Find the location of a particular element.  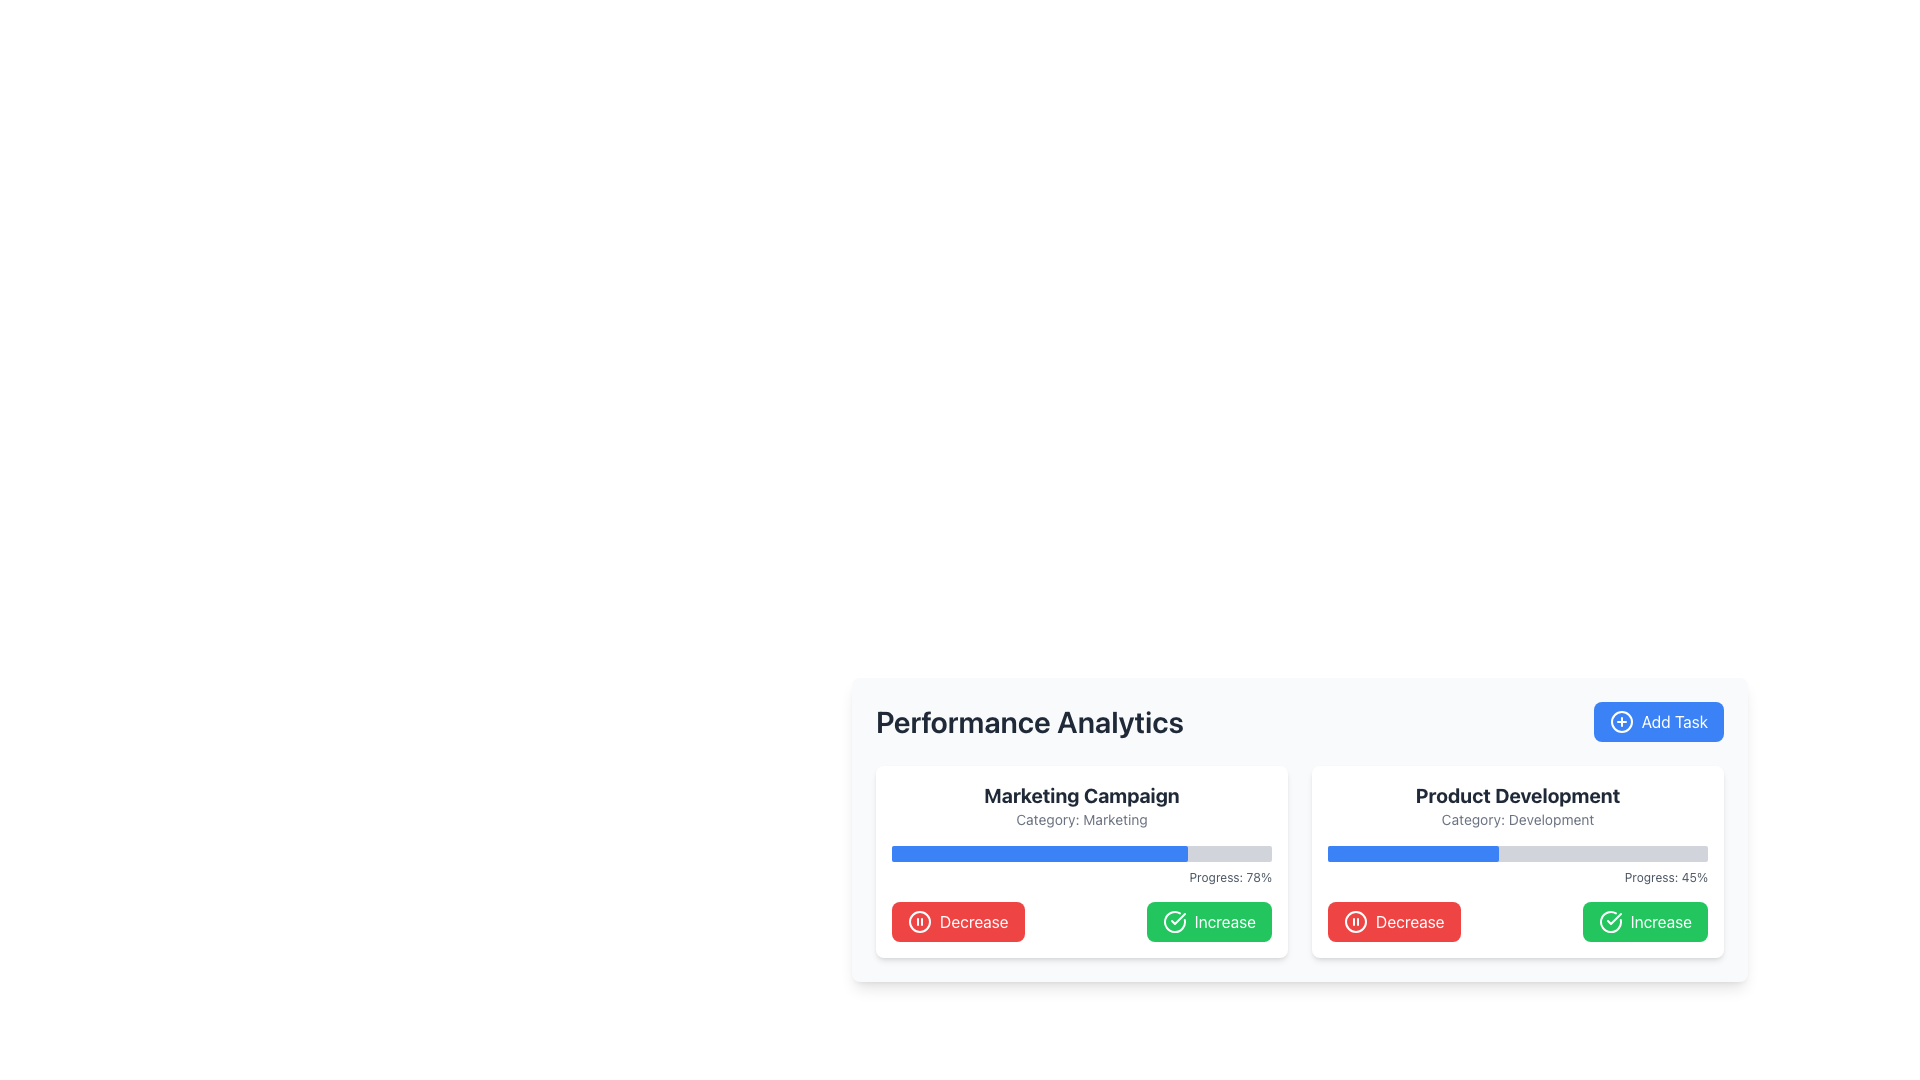

the Progress Bar that visually represents a progress value of 45% for the 'Product Development' task, located beneath 'Category: Development' and above 'Progress: 45%' is located at coordinates (1517, 853).